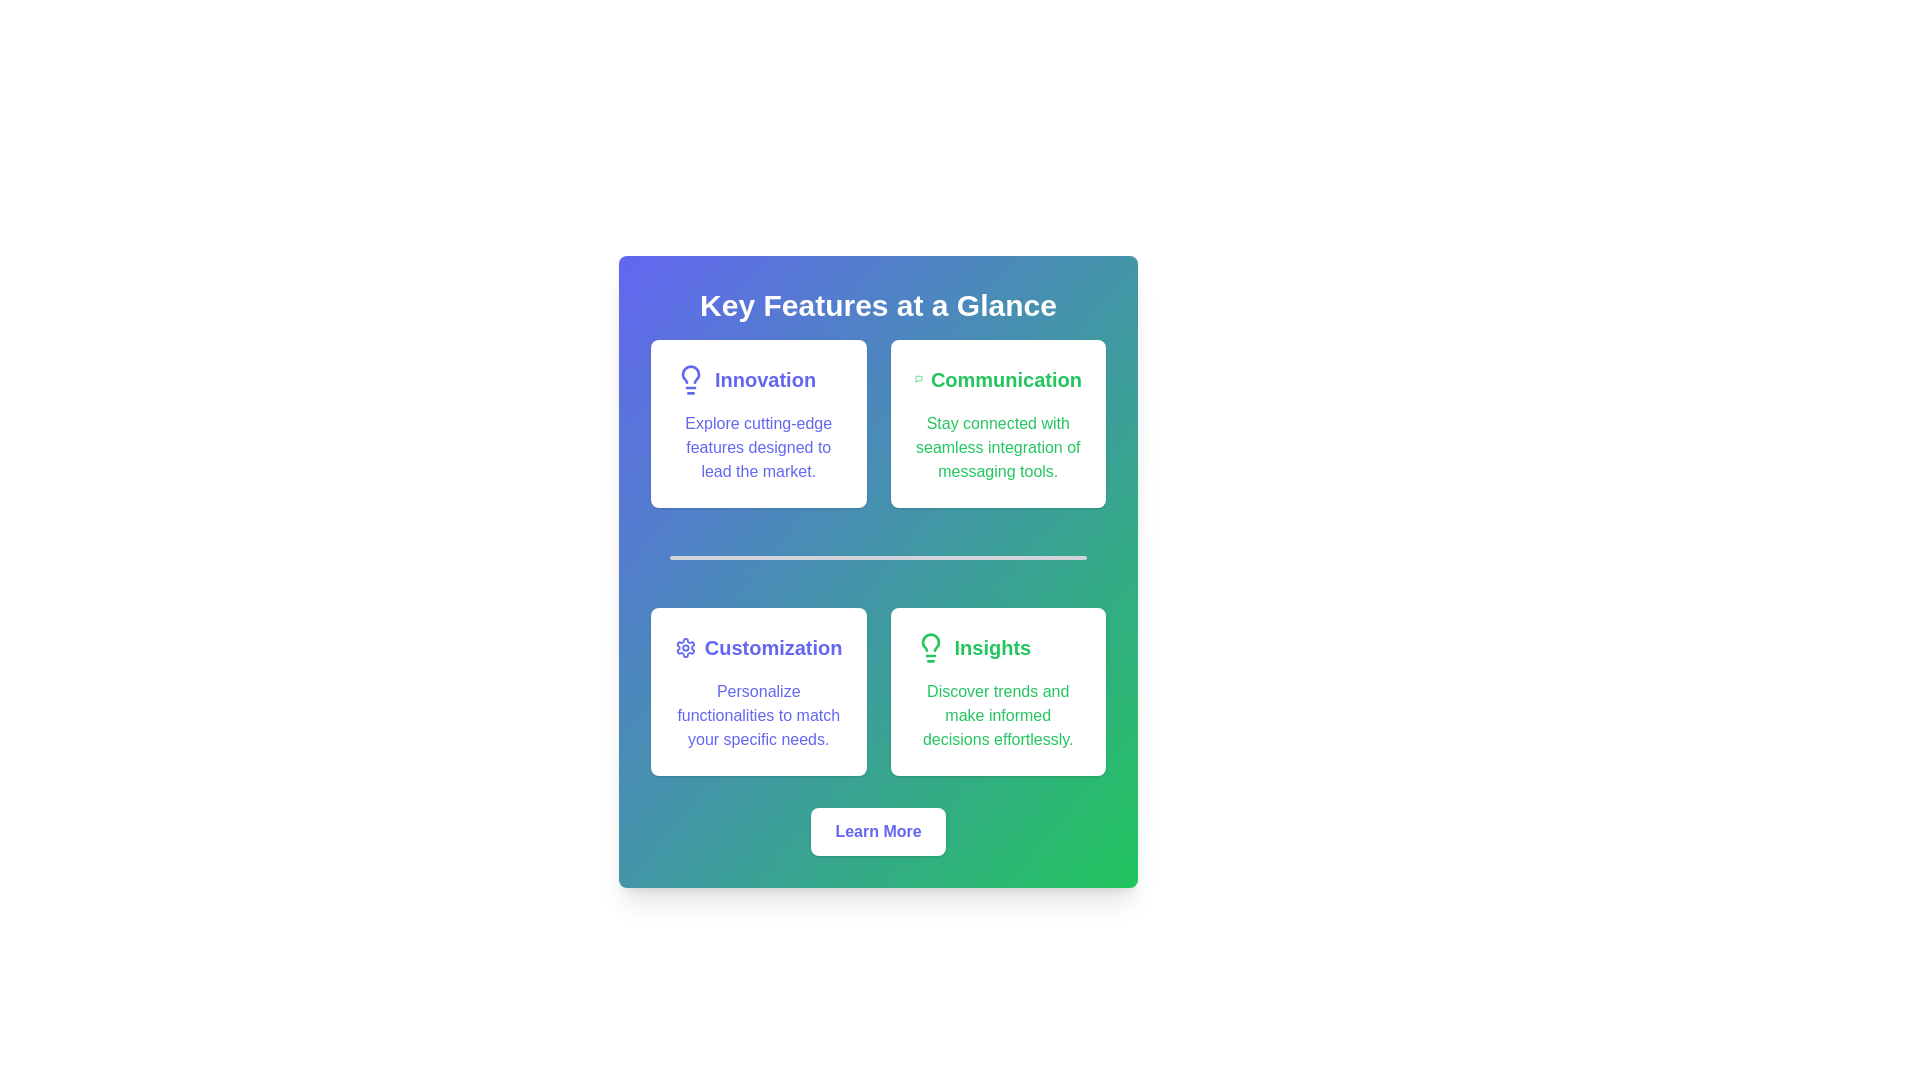 The height and width of the screenshot is (1080, 1920). I want to click on text from the green-colored text block displaying the message 'Discover trends and make informed decisions effortlessly.' located within the white card labeled 'Insights.', so click(998, 715).